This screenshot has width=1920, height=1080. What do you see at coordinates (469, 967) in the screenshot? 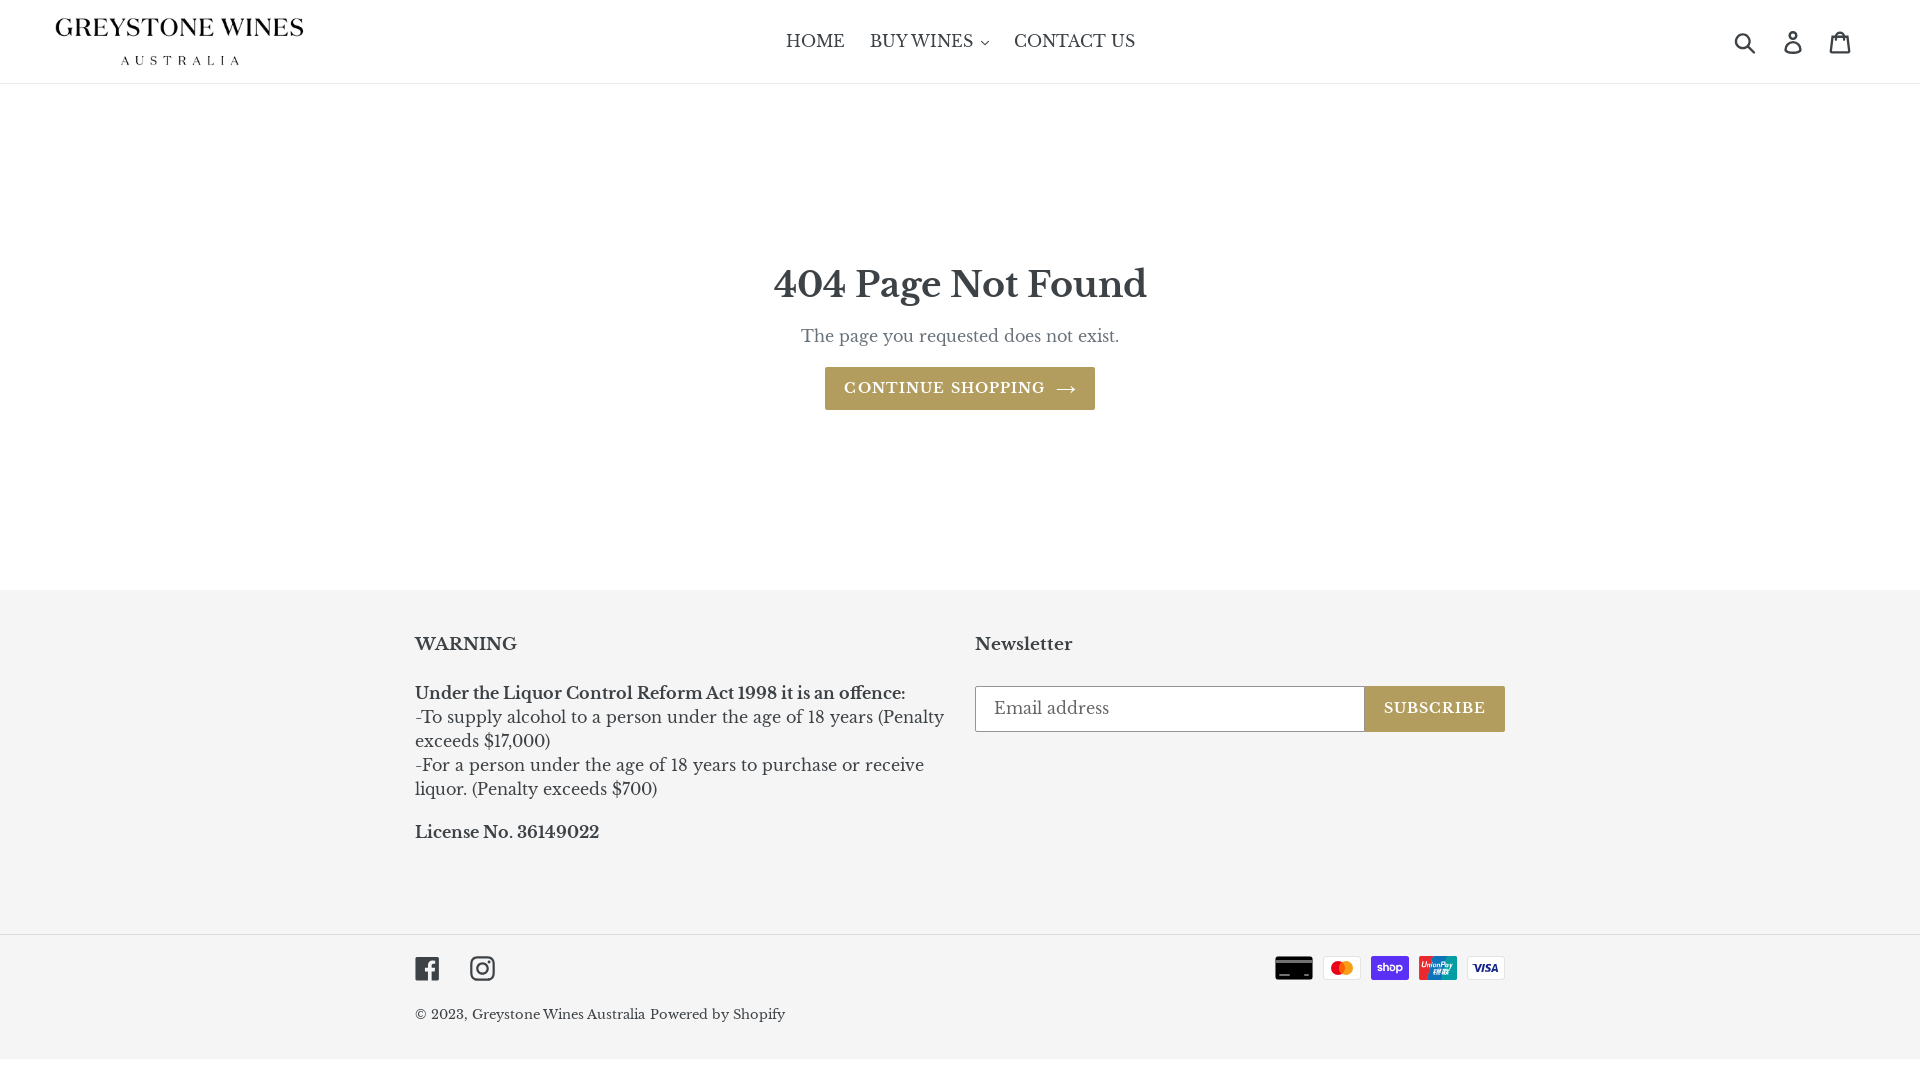
I see `'Instagram'` at bounding box center [469, 967].